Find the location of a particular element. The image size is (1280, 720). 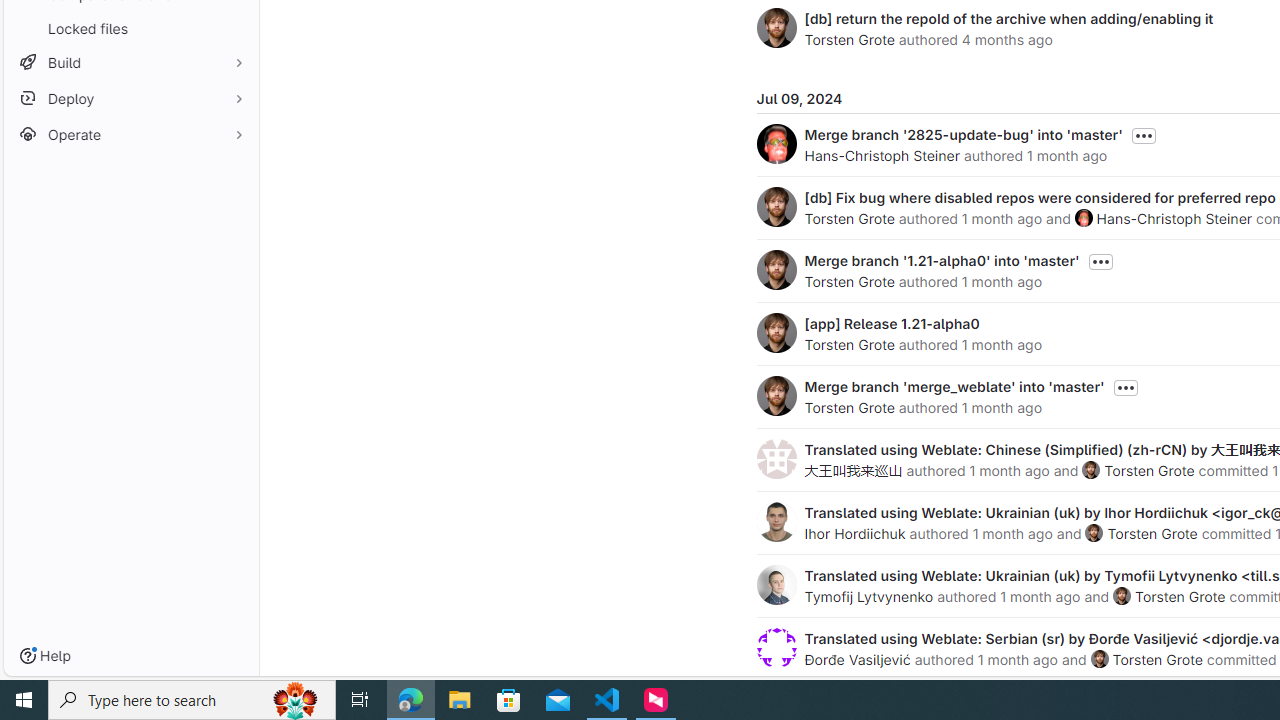

'Deploy' is located at coordinates (130, 98).